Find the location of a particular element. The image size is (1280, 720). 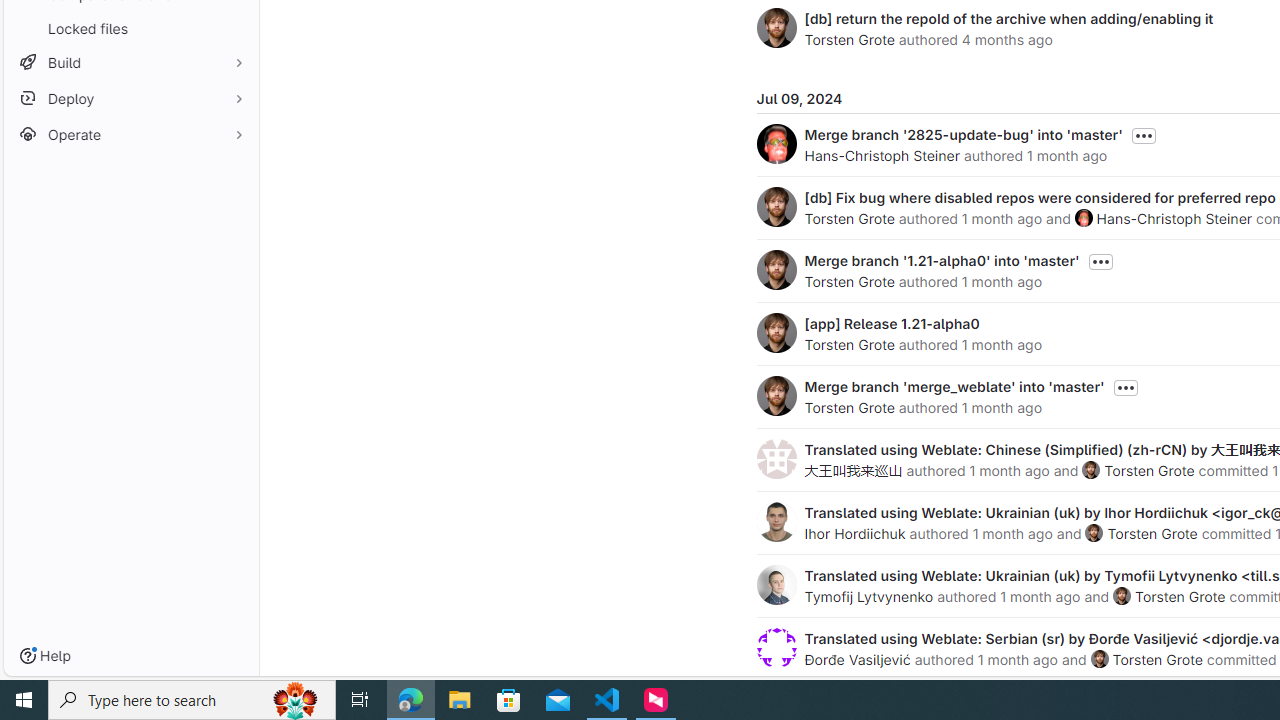

'Deploy' is located at coordinates (130, 98).